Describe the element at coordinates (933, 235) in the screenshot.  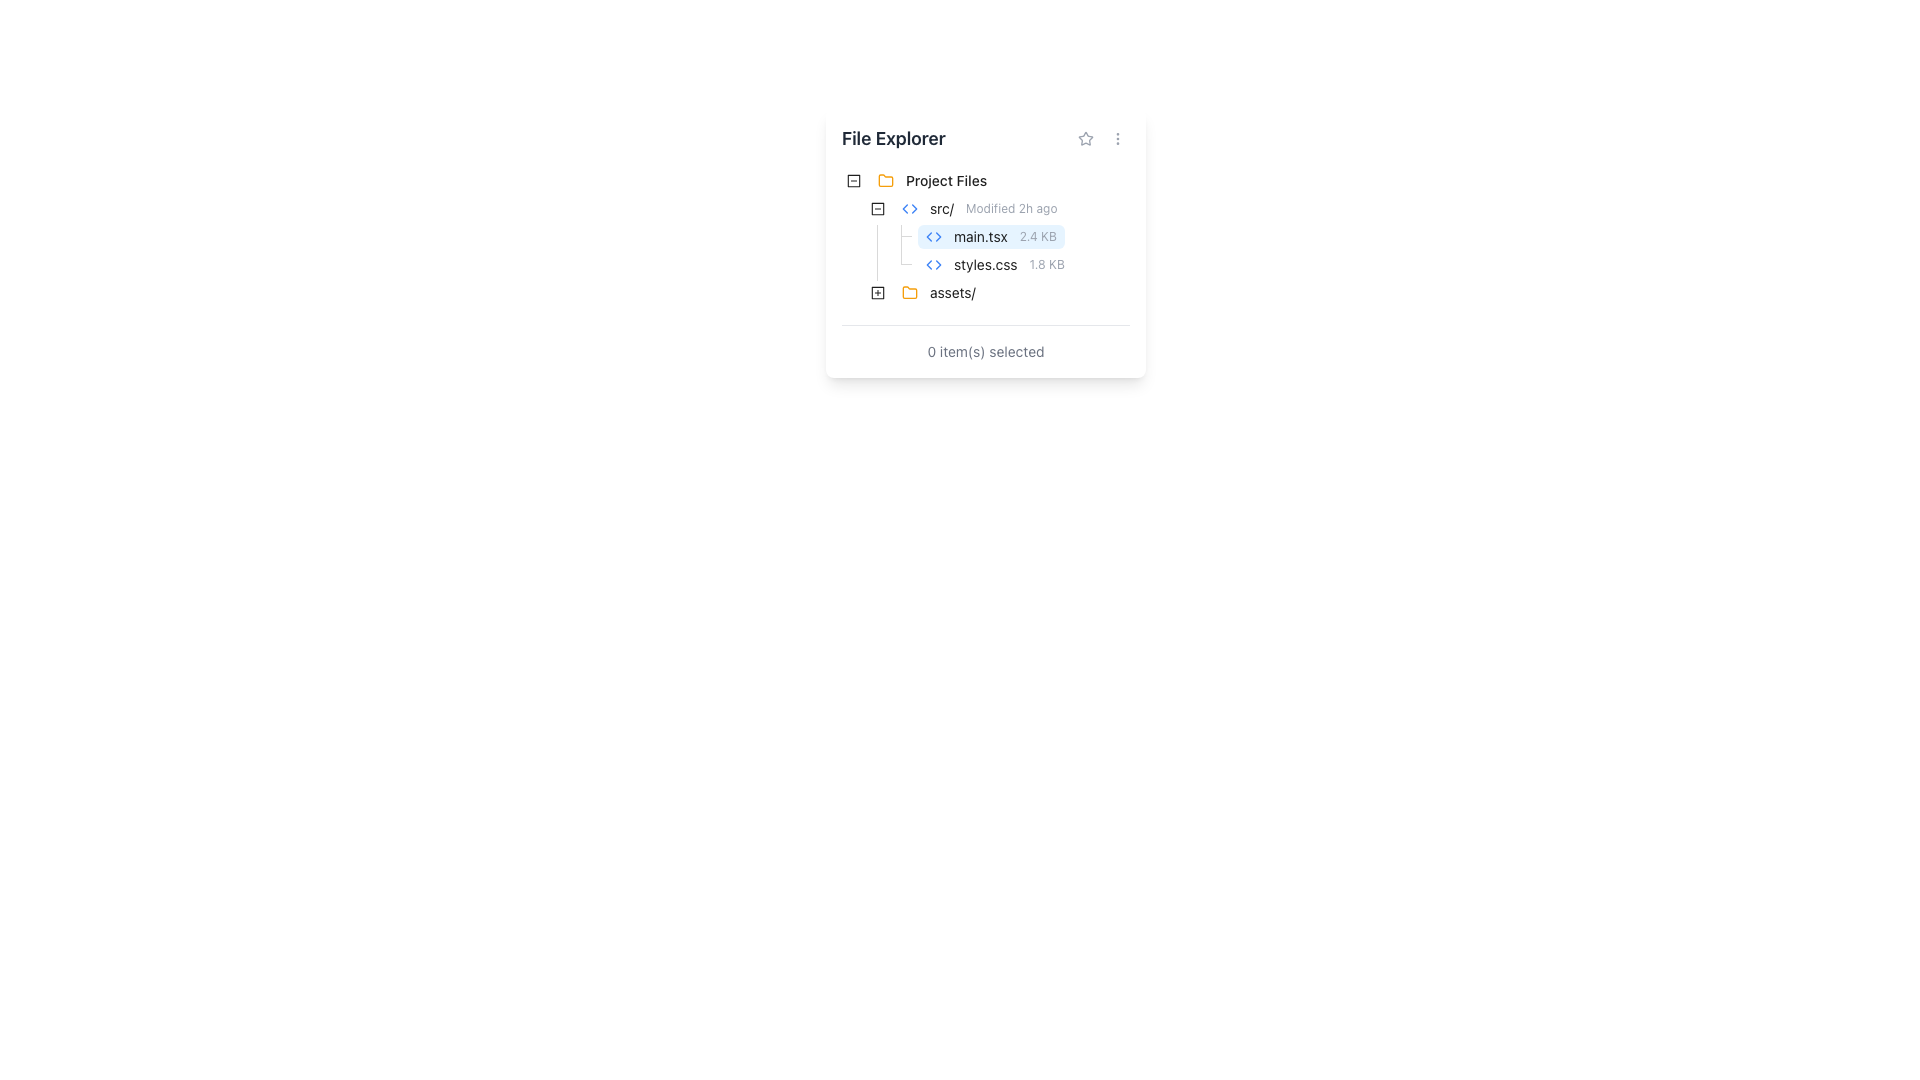
I see `the small blue icon resembling a code symbol with two inward-pointing chevrons, located next to the text 'main.tsx 2.4 KB' in the file explorer panel` at that location.